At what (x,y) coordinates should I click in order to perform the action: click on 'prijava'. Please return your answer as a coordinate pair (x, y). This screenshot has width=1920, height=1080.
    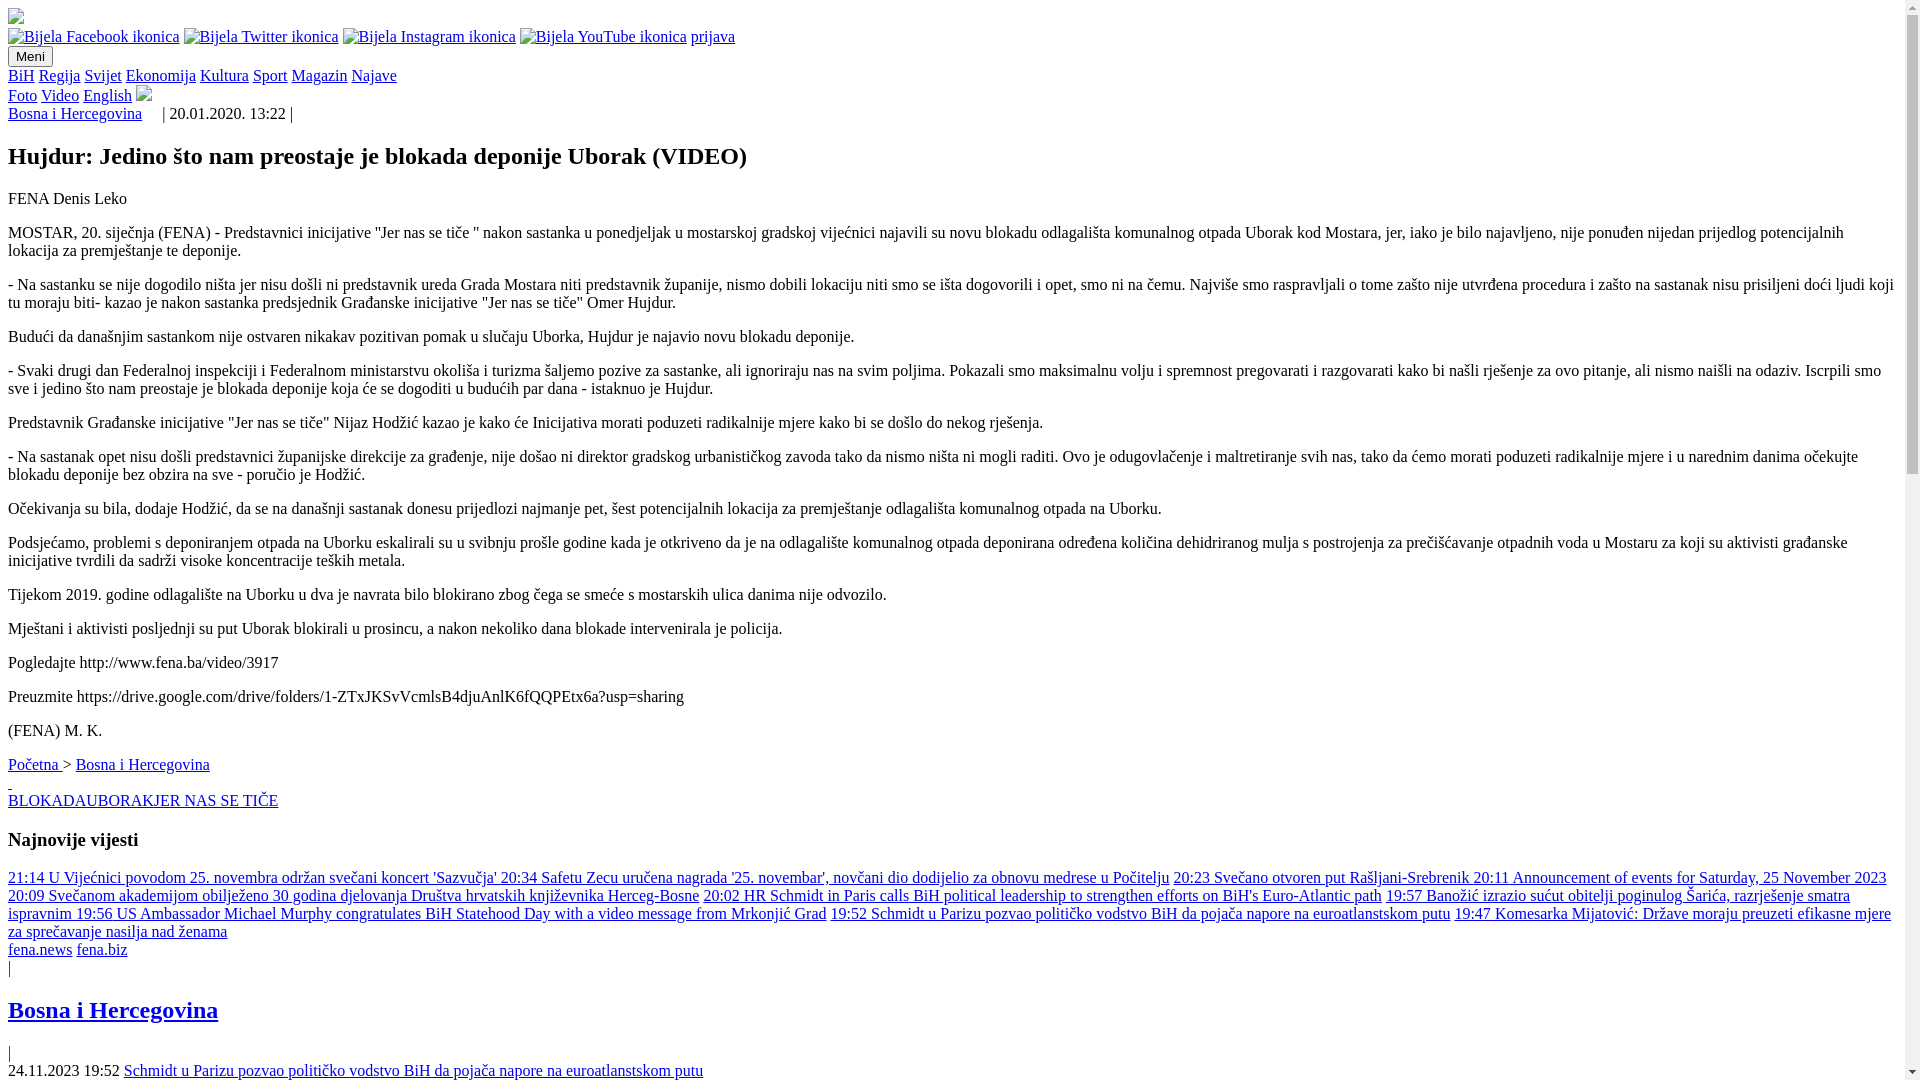
    Looking at the image, I should click on (713, 36).